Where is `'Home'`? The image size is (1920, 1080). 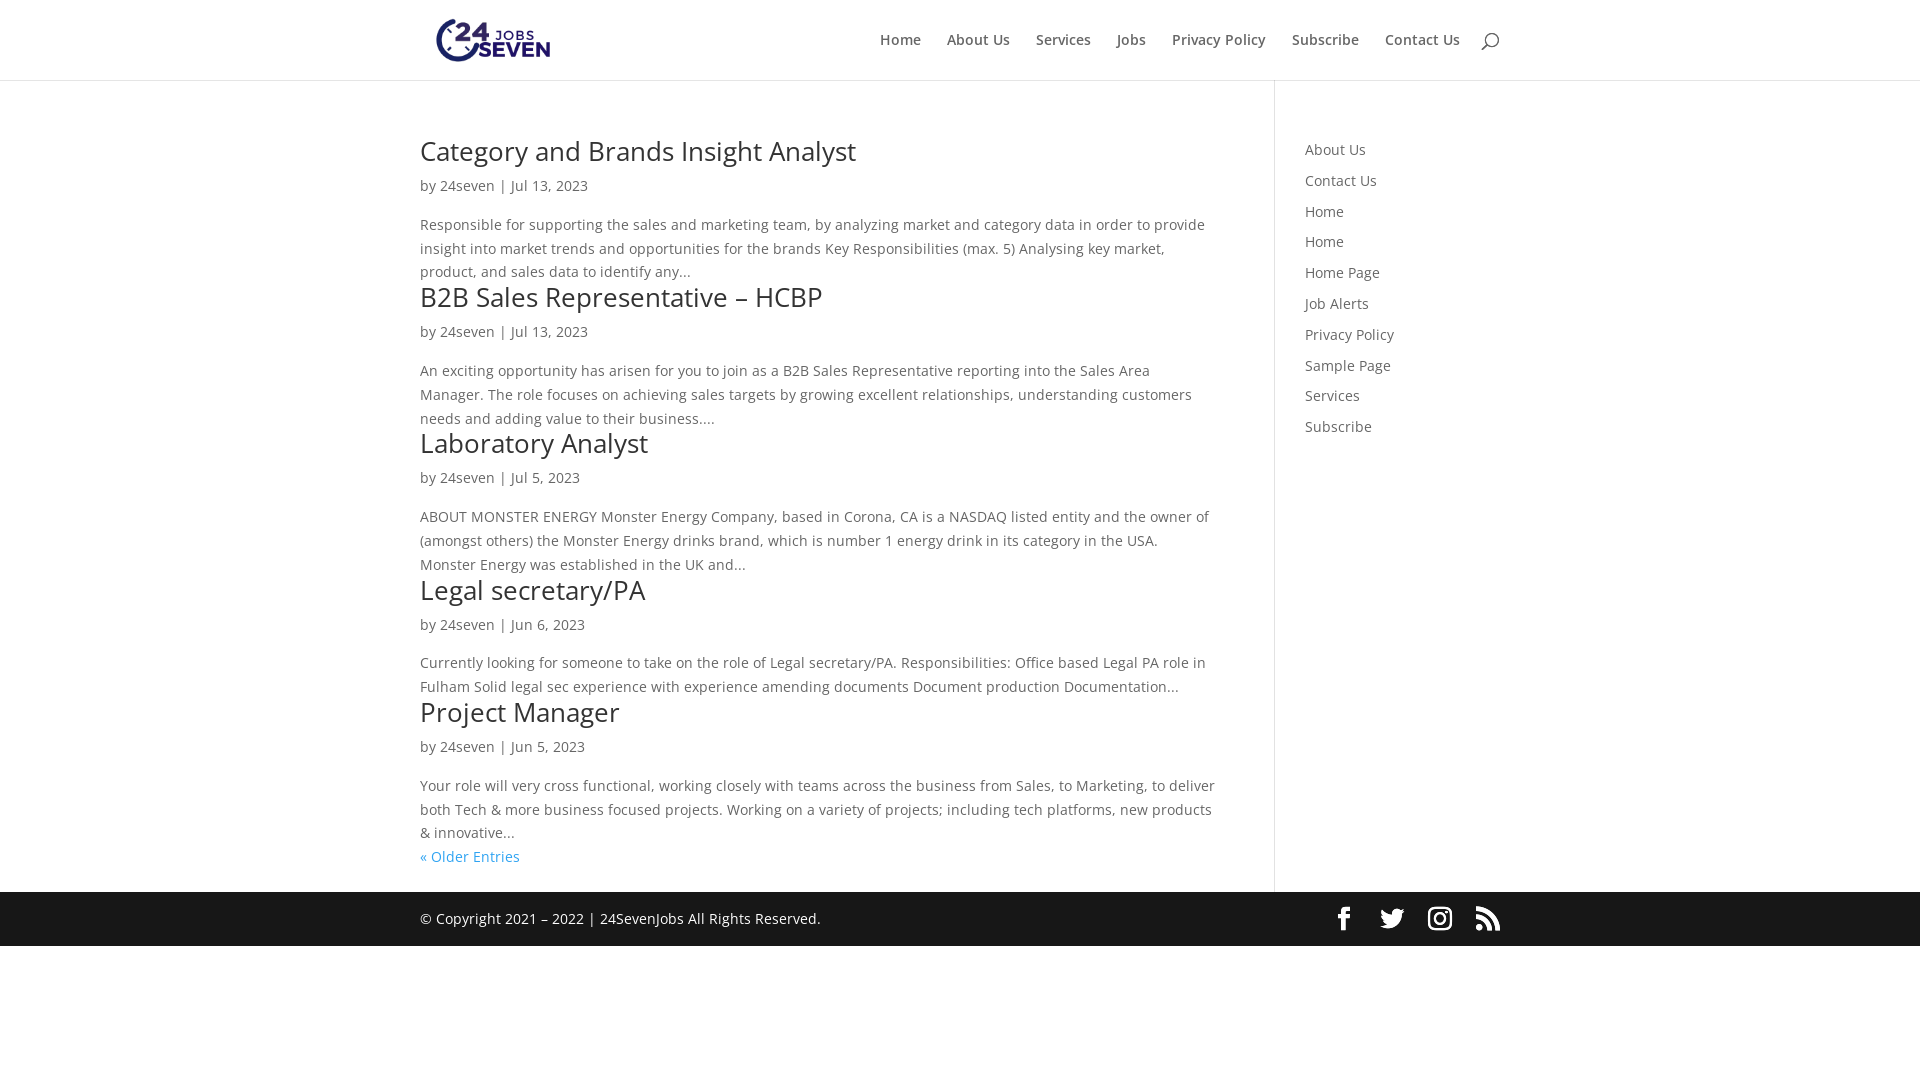
'Home' is located at coordinates (1324, 240).